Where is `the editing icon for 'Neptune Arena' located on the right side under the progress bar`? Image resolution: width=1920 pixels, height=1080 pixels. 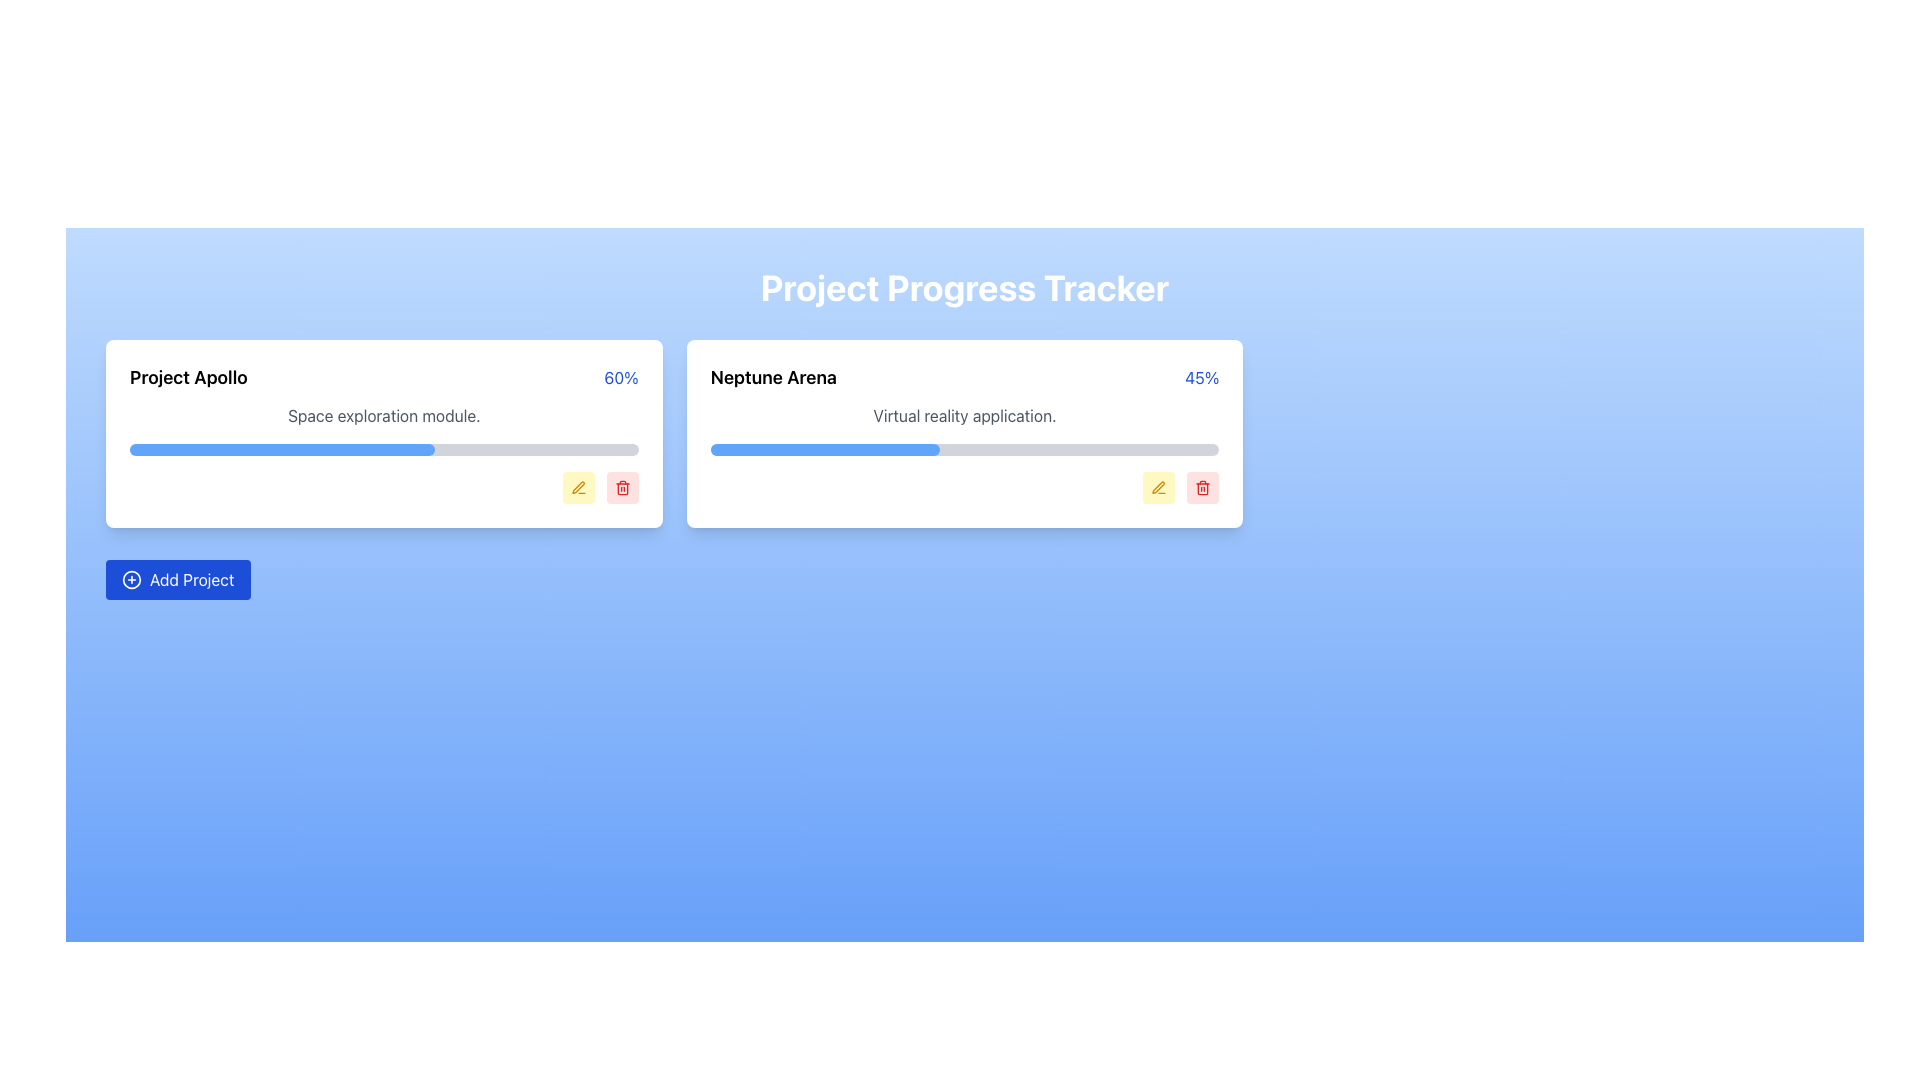
the editing icon for 'Neptune Arena' located on the right side under the progress bar is located at coordinates (1159, 488).